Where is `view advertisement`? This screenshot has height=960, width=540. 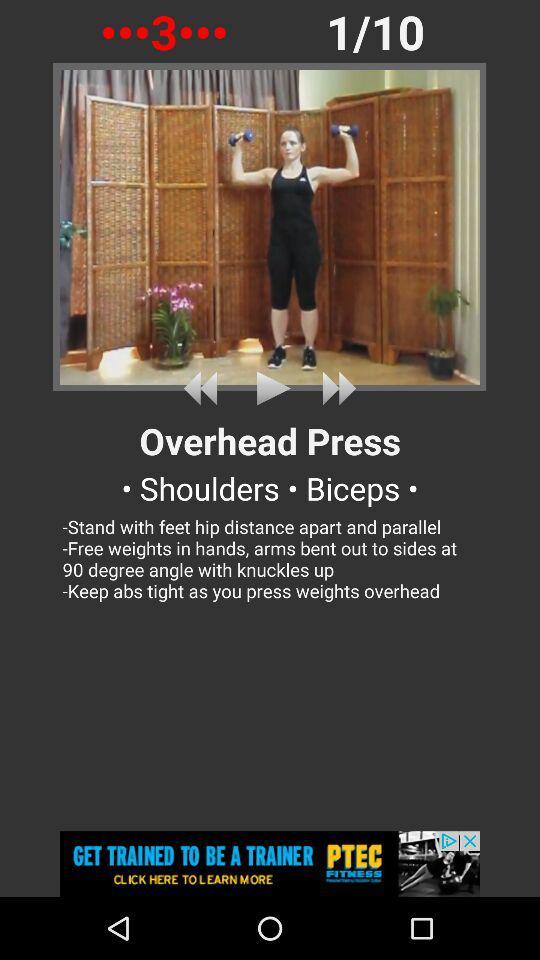 view advertisement is located at coordinates (270, 863).